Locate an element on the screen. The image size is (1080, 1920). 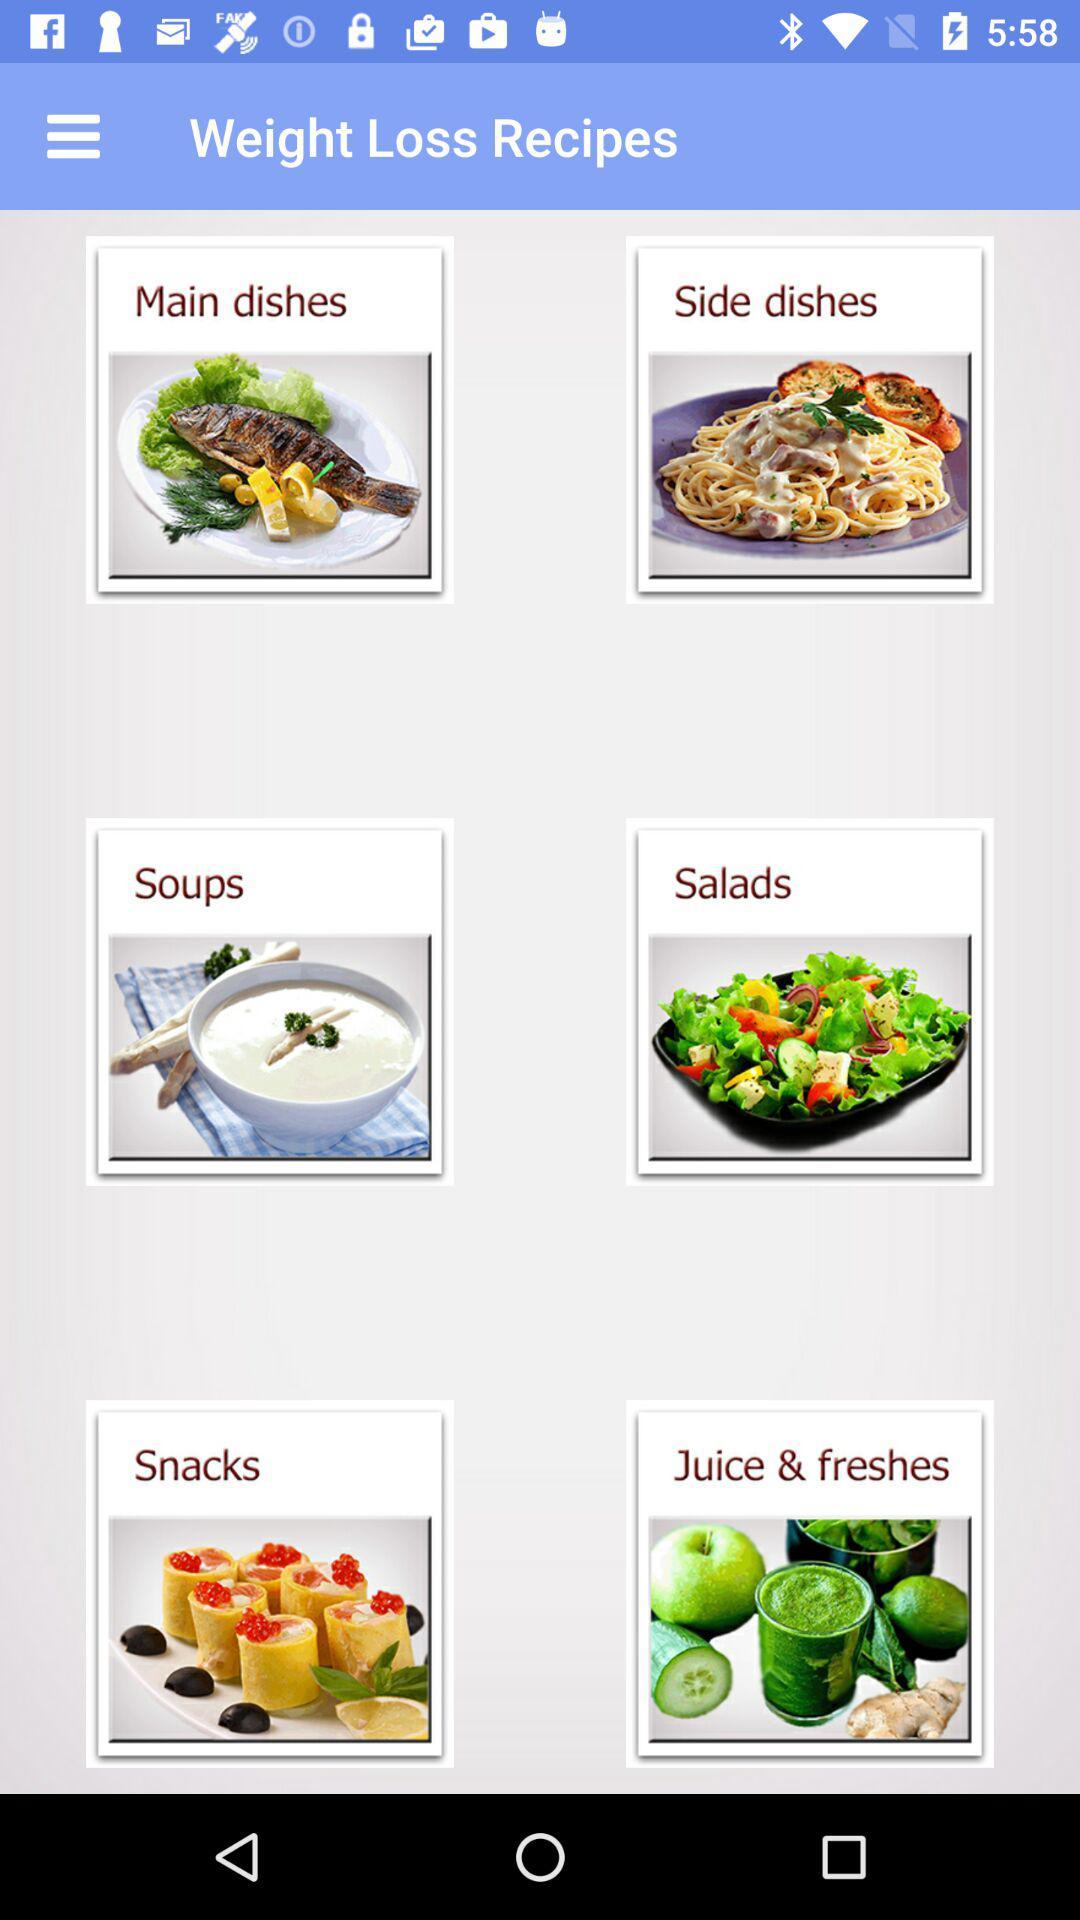
the item at the bottom right corner is located at coordinates (810, 1583).